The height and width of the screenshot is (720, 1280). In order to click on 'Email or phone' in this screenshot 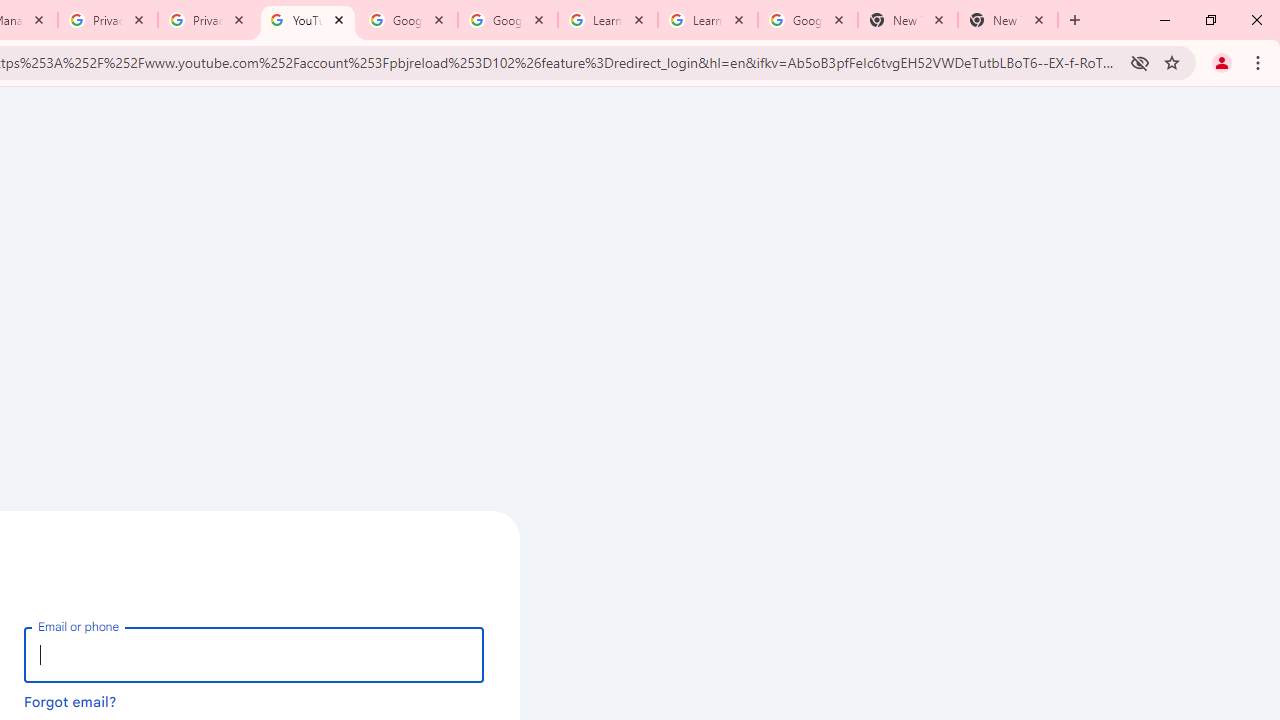, I will do `click(253, 654)`.